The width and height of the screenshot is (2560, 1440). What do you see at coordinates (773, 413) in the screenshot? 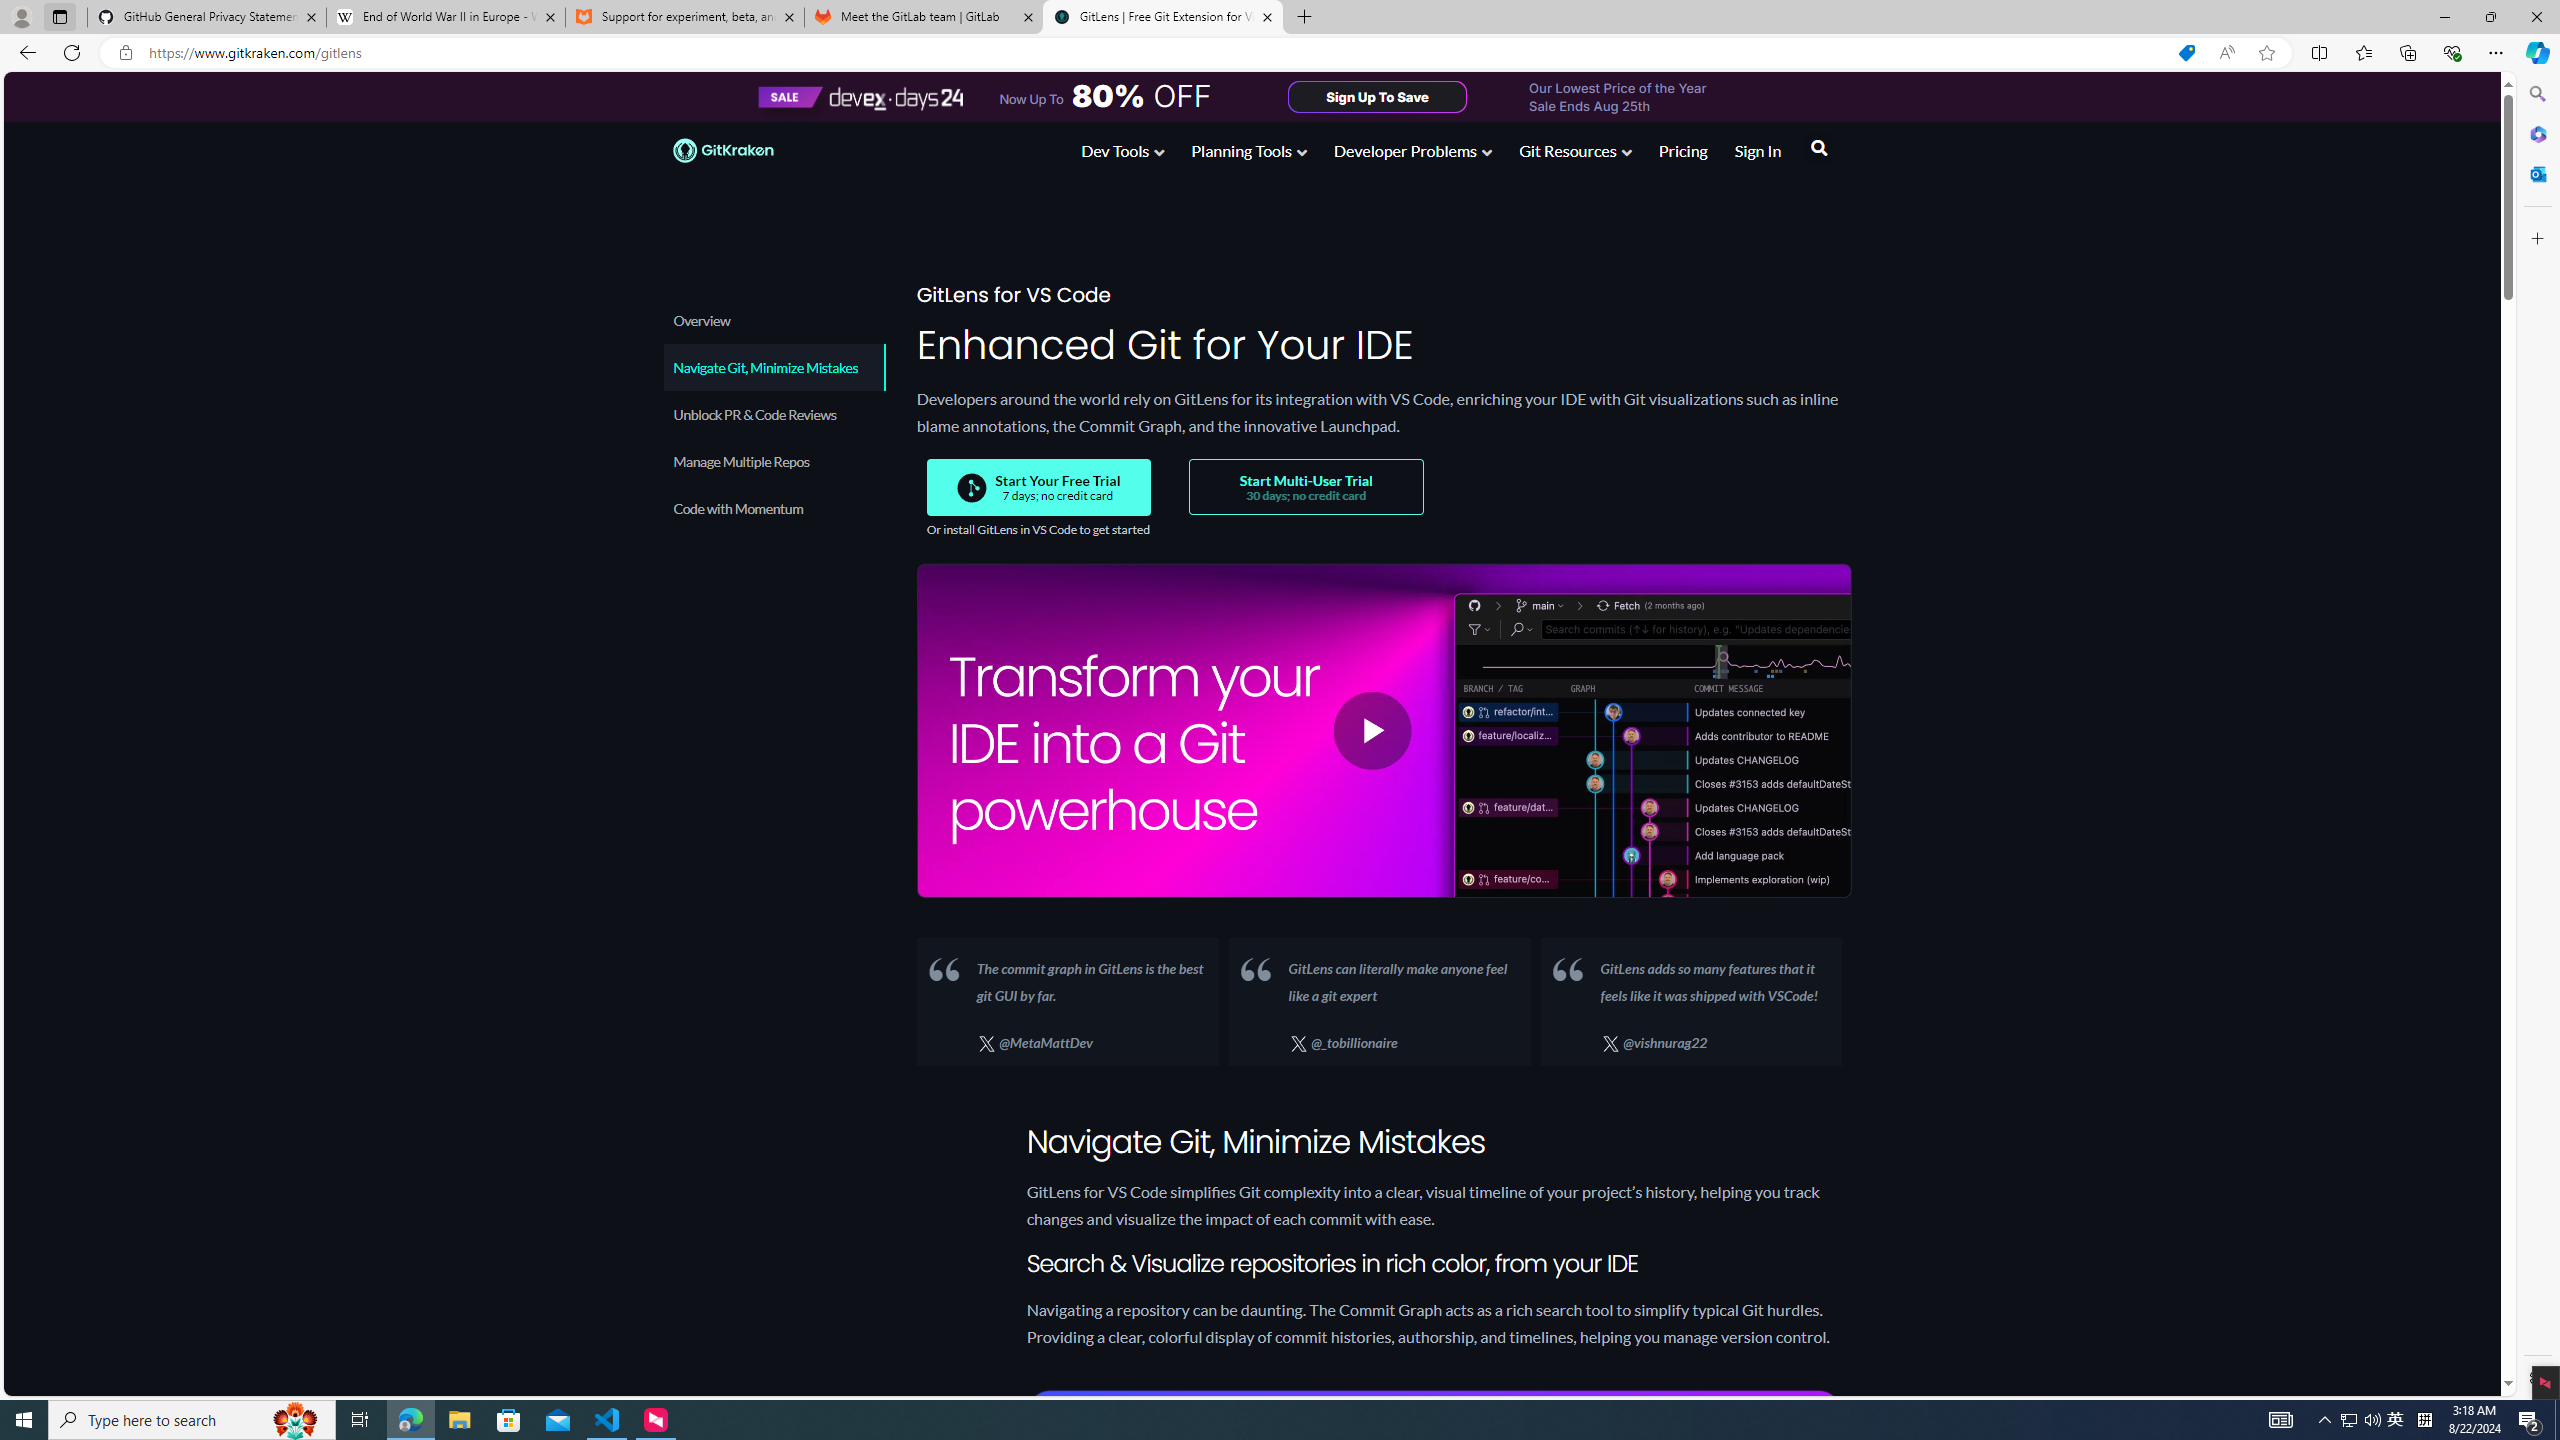
I see `'Unblock PR & Code Reviews'` at bounding box center [773, 413].